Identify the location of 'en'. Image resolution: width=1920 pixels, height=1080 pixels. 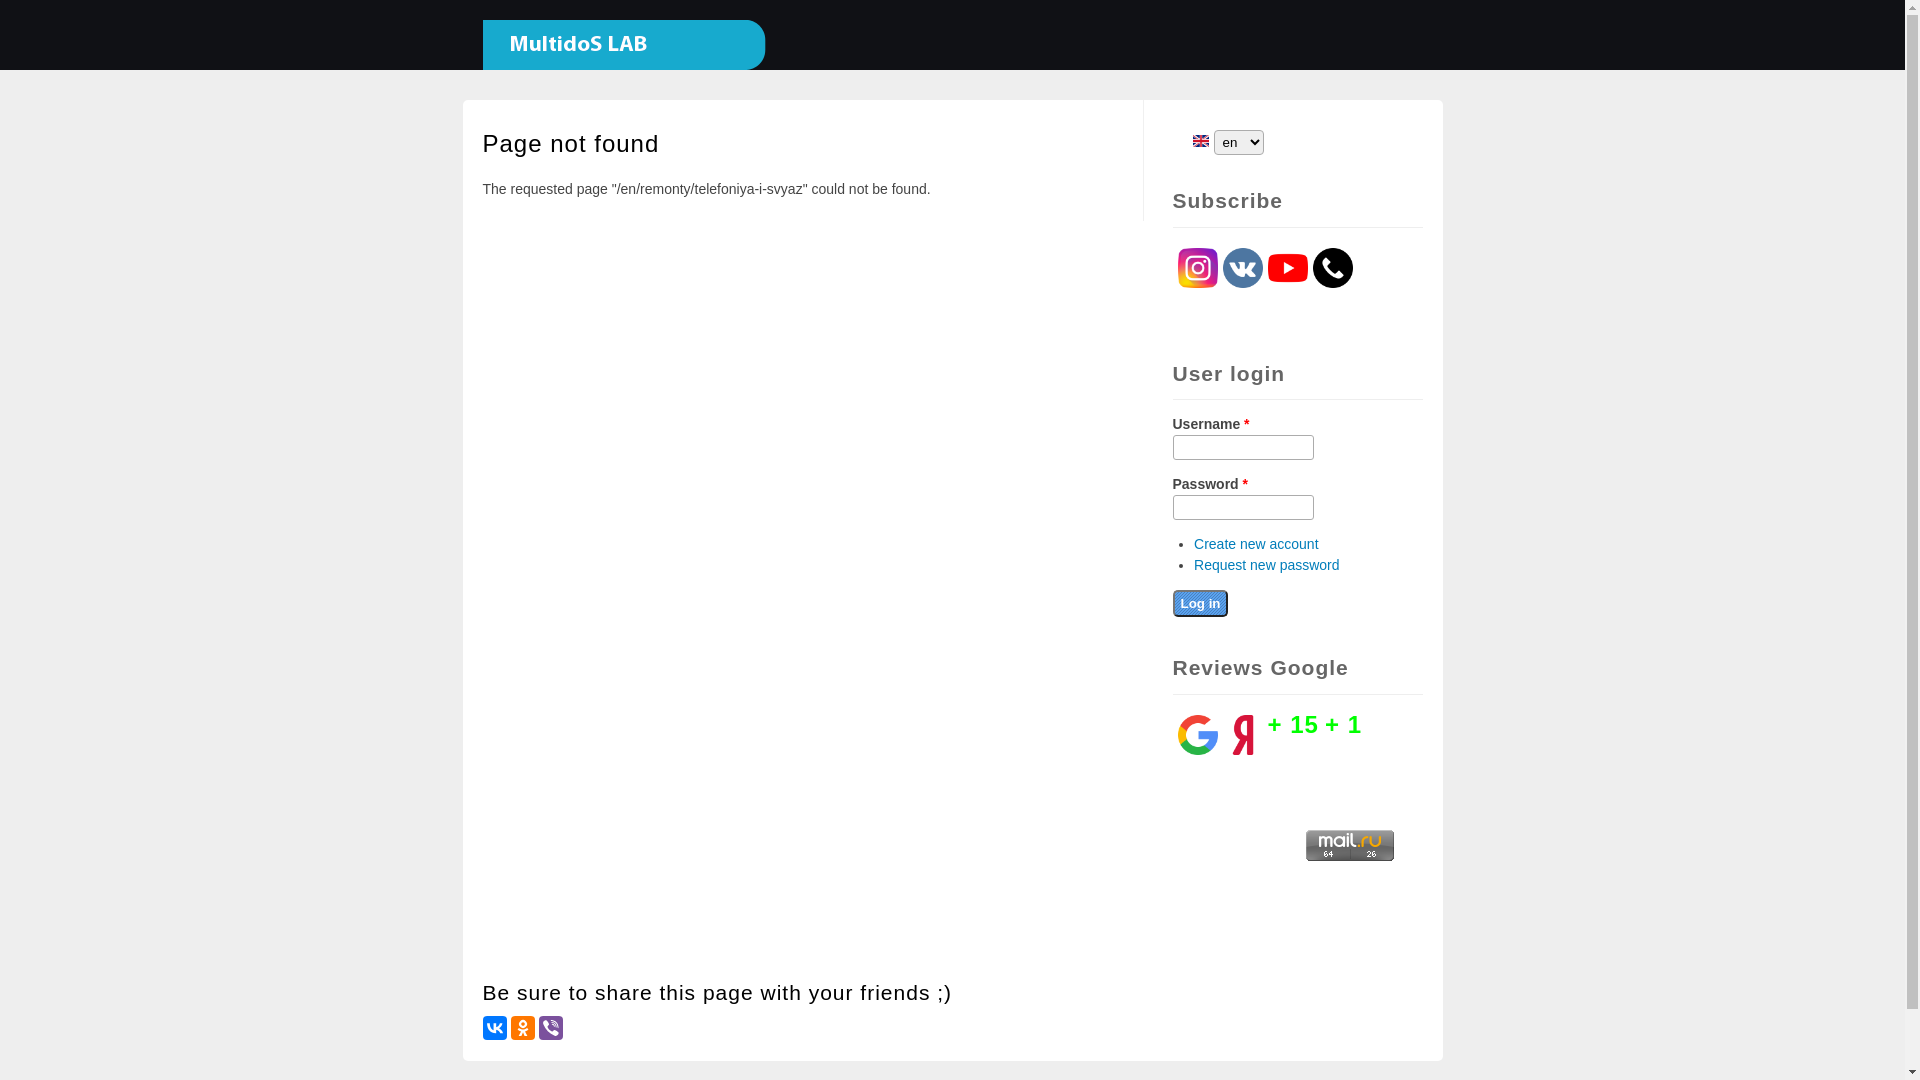
(1191, 140).